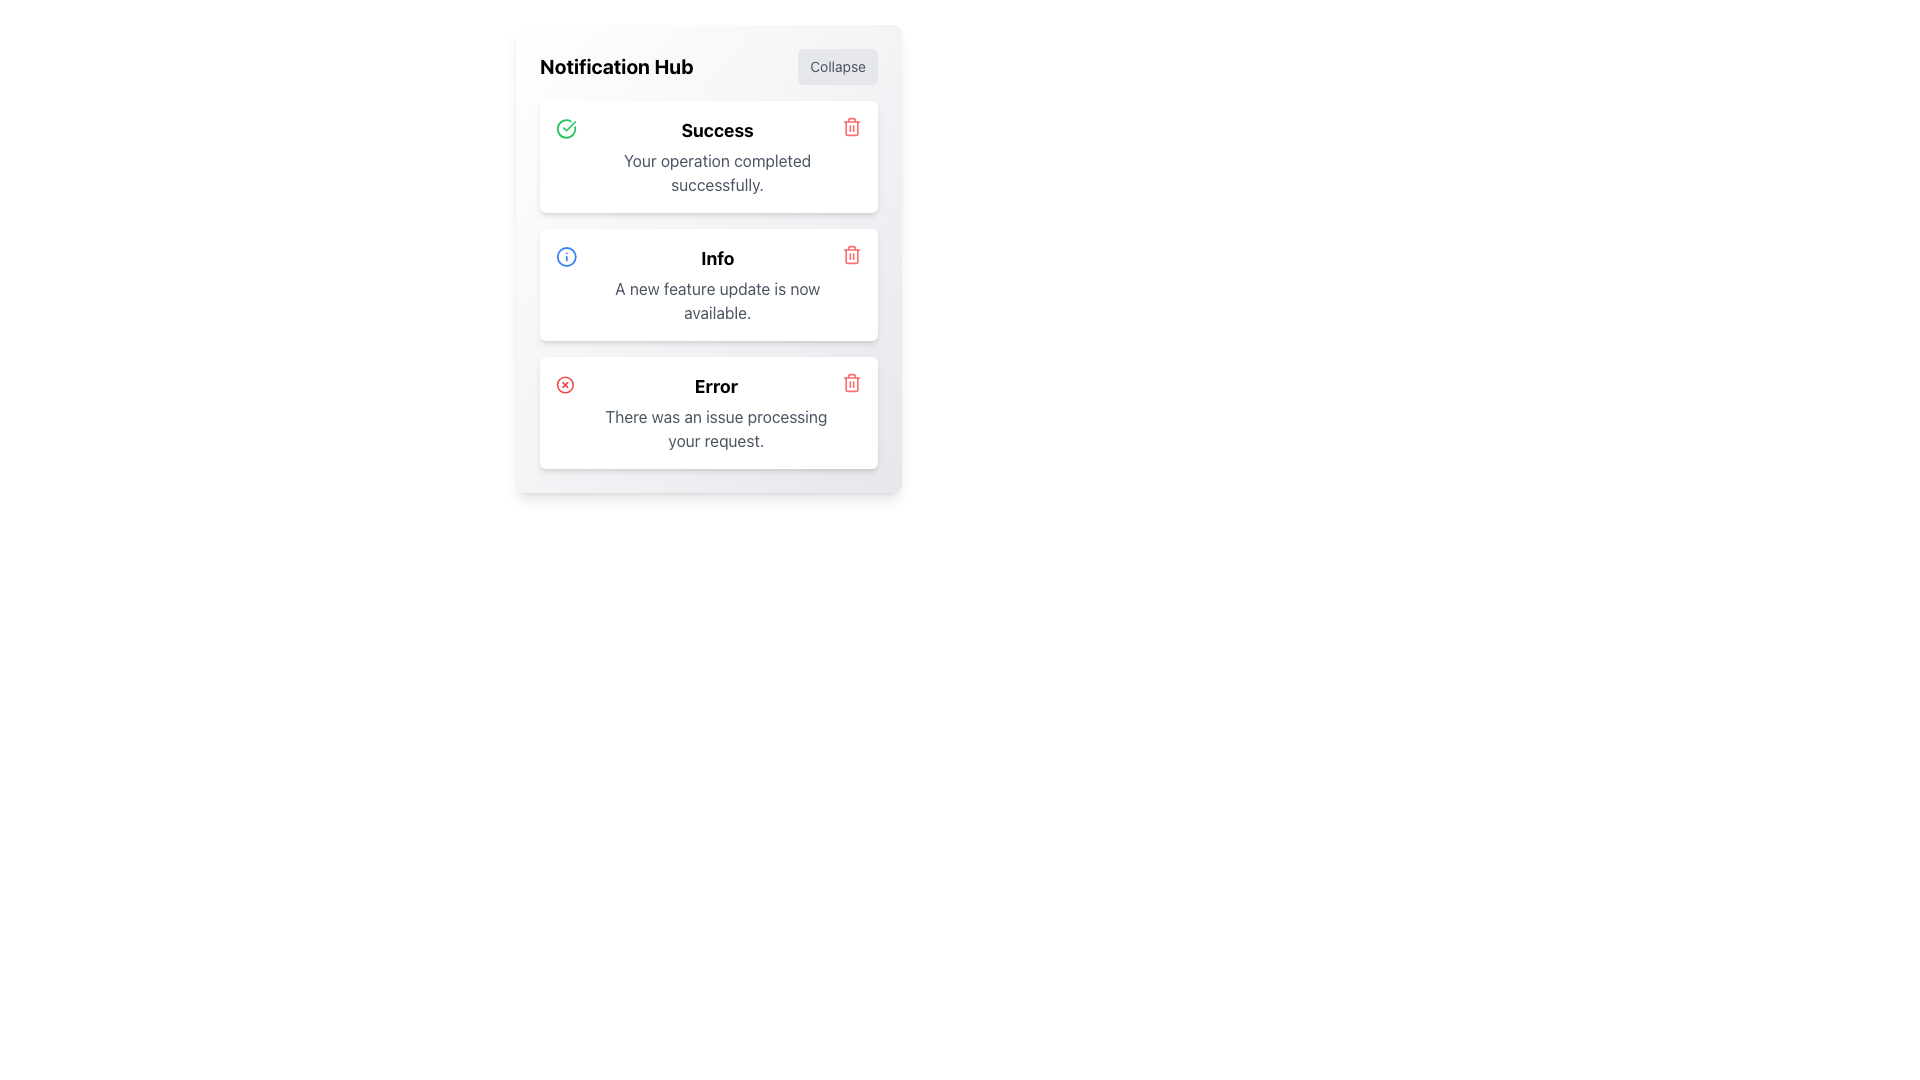  Describe the element at coordinates (565, 128) in the screenshot. I see `the circular icon with a checkmark inside, styled with a green outline, located within the notification card titled 'Success'` at that location.